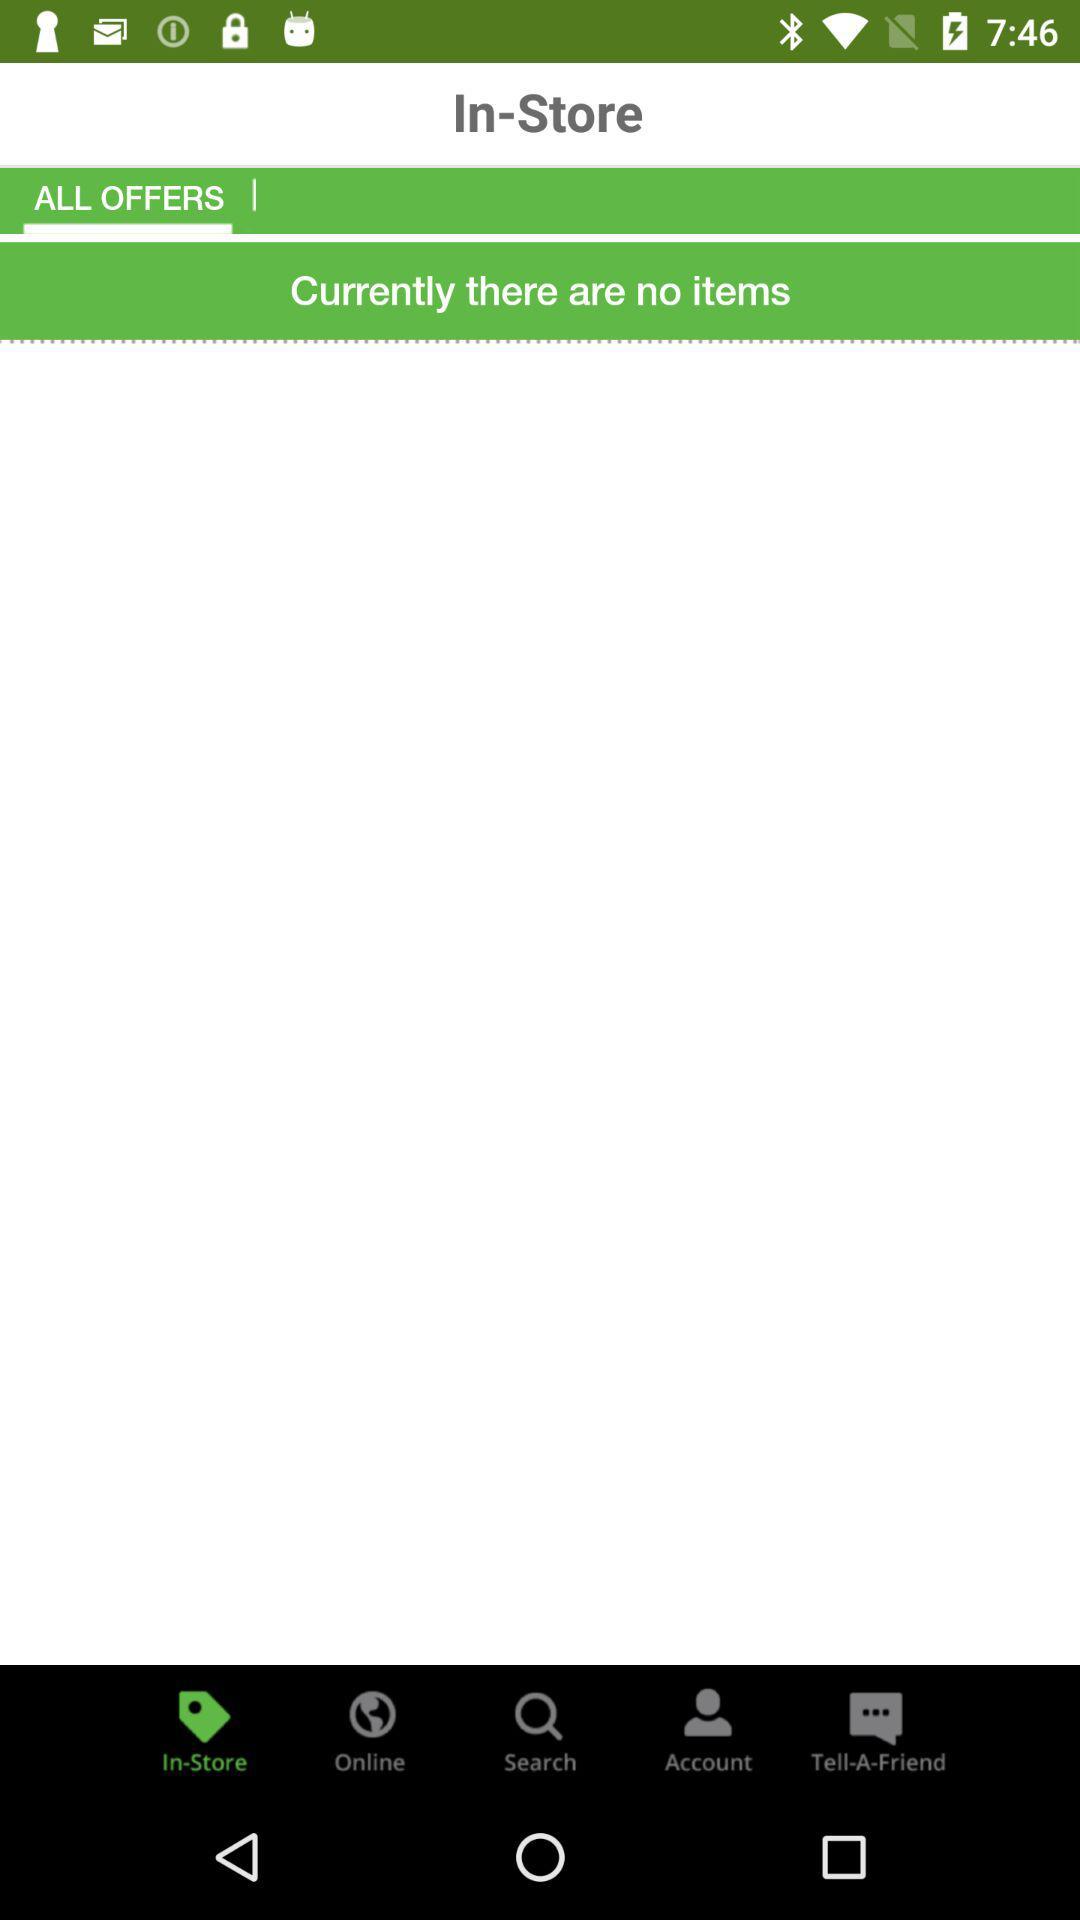 The width and height of the screenshot is (1080, 1920). Describe the element at coordinates (707, 1728) in the screenshot. I see `account tab` at that location.